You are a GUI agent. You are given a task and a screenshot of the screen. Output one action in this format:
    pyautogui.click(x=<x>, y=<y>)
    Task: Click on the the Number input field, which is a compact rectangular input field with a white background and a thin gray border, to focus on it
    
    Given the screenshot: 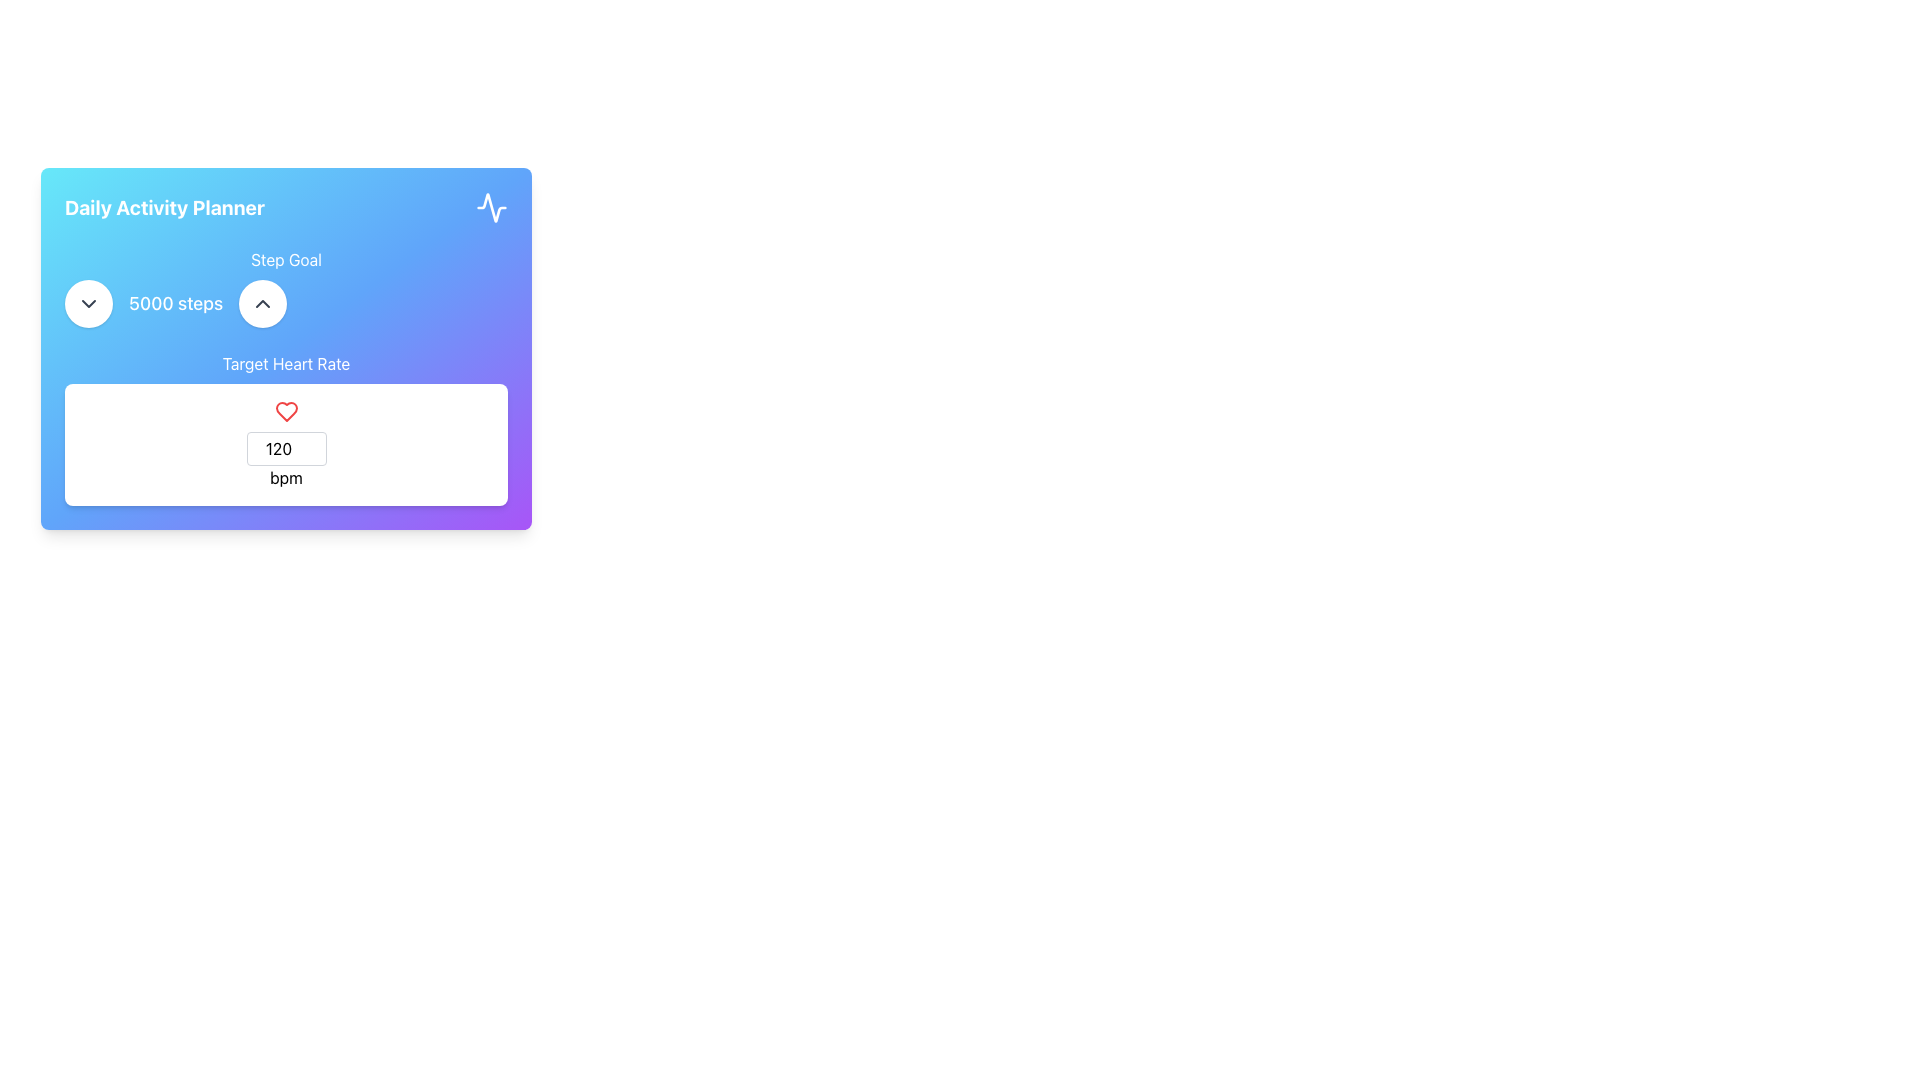 What is the action you would take?
    pyautogui.click(x=285, y=447)
    